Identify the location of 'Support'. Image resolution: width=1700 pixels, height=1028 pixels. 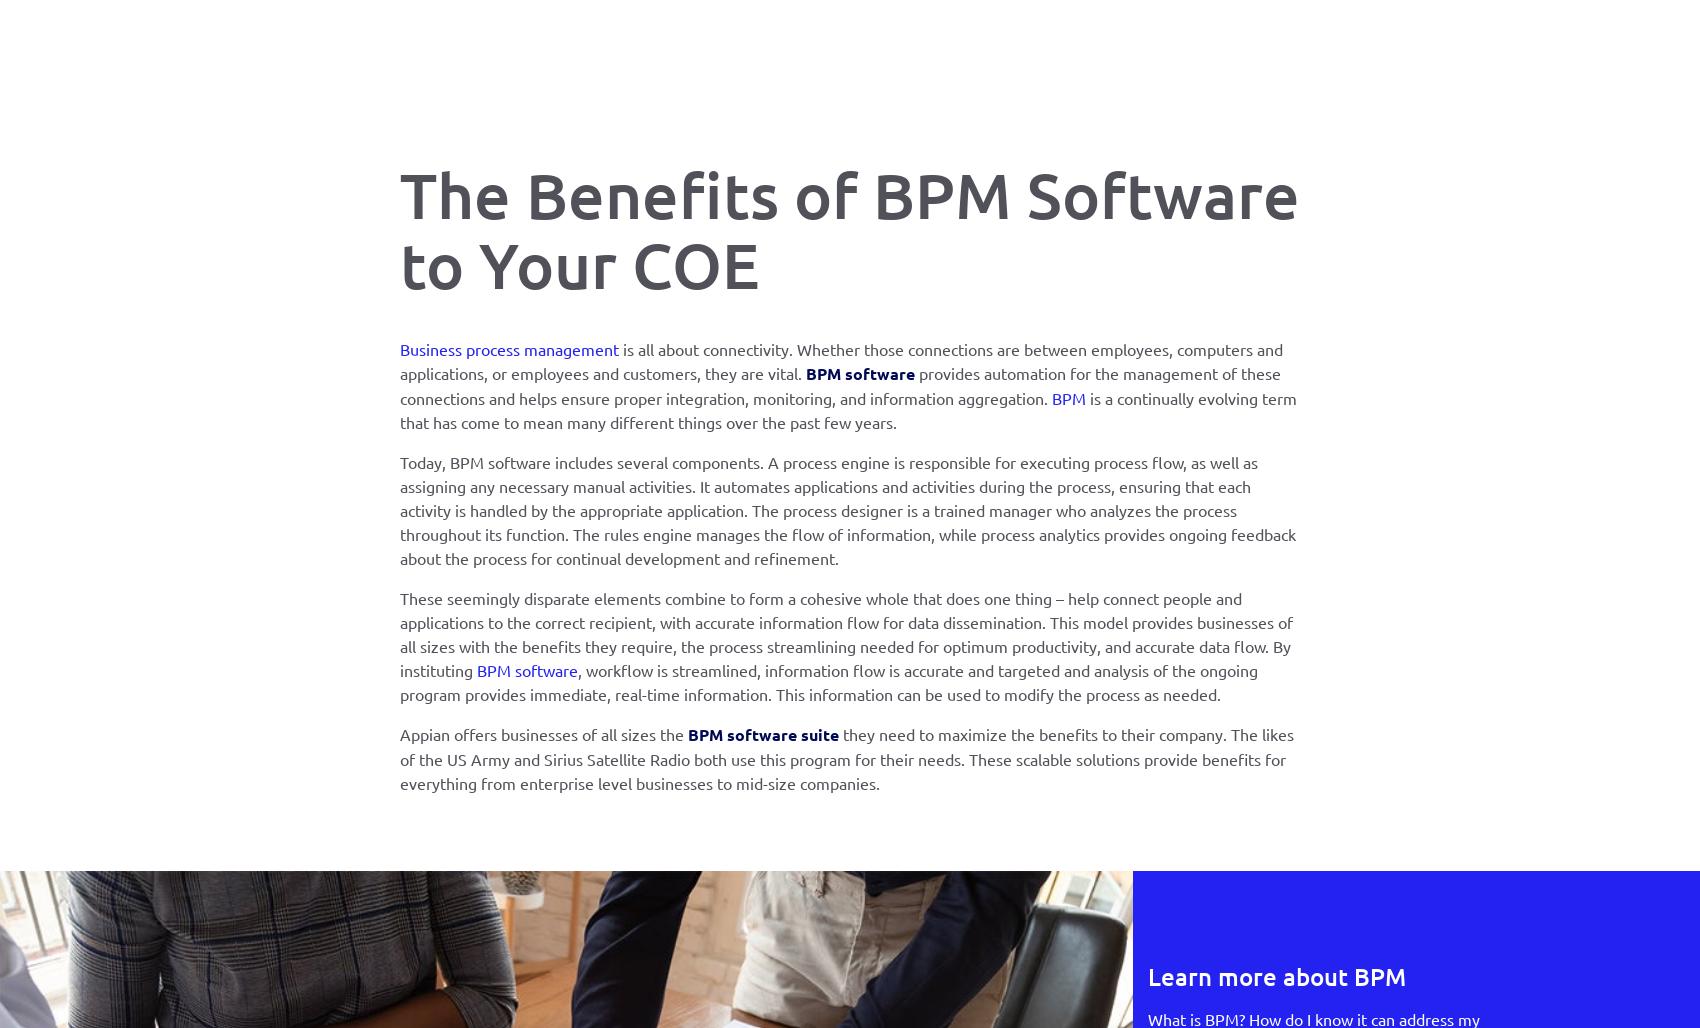
(629, 49).